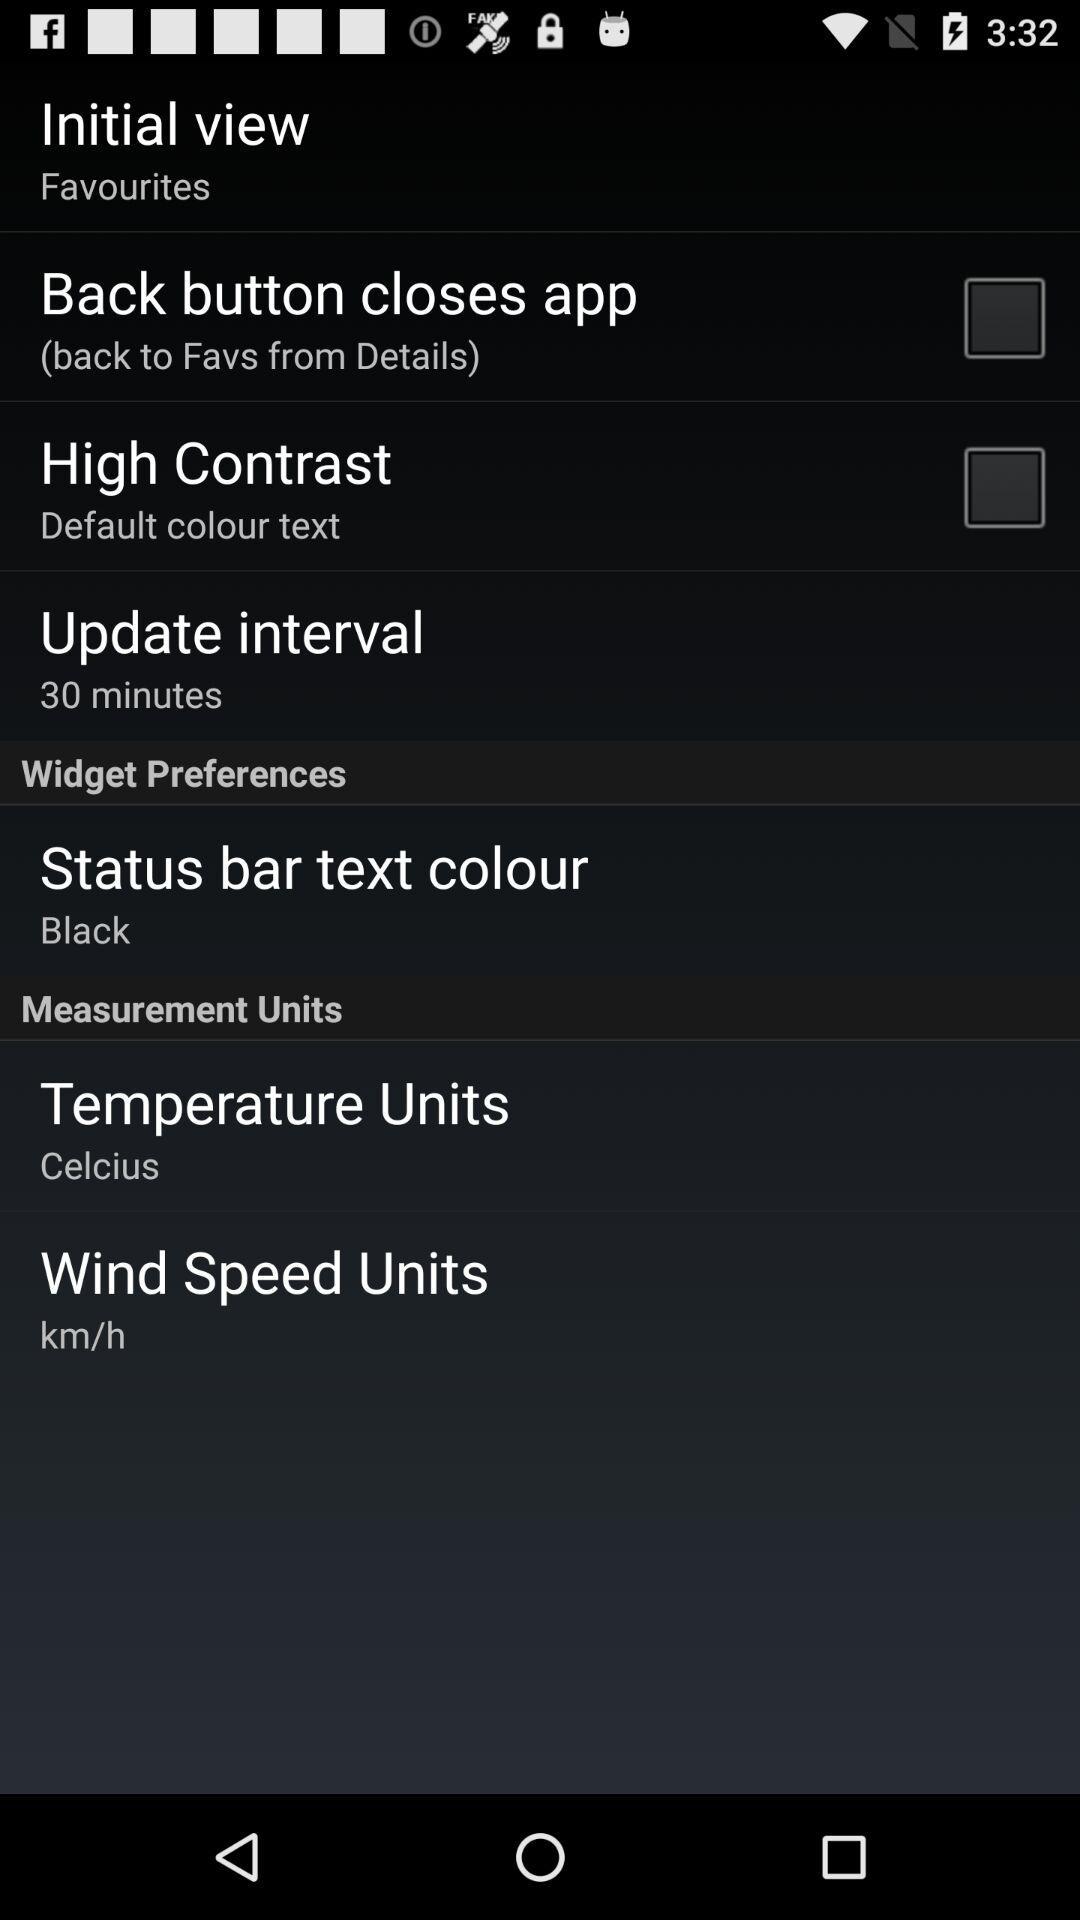 The width and height of the screenshot is (1080, 1920). What do you see at coordinates (540, 772) in the screenshot?
I see `the icon above status bar text app` at bounding box center [540, 772].